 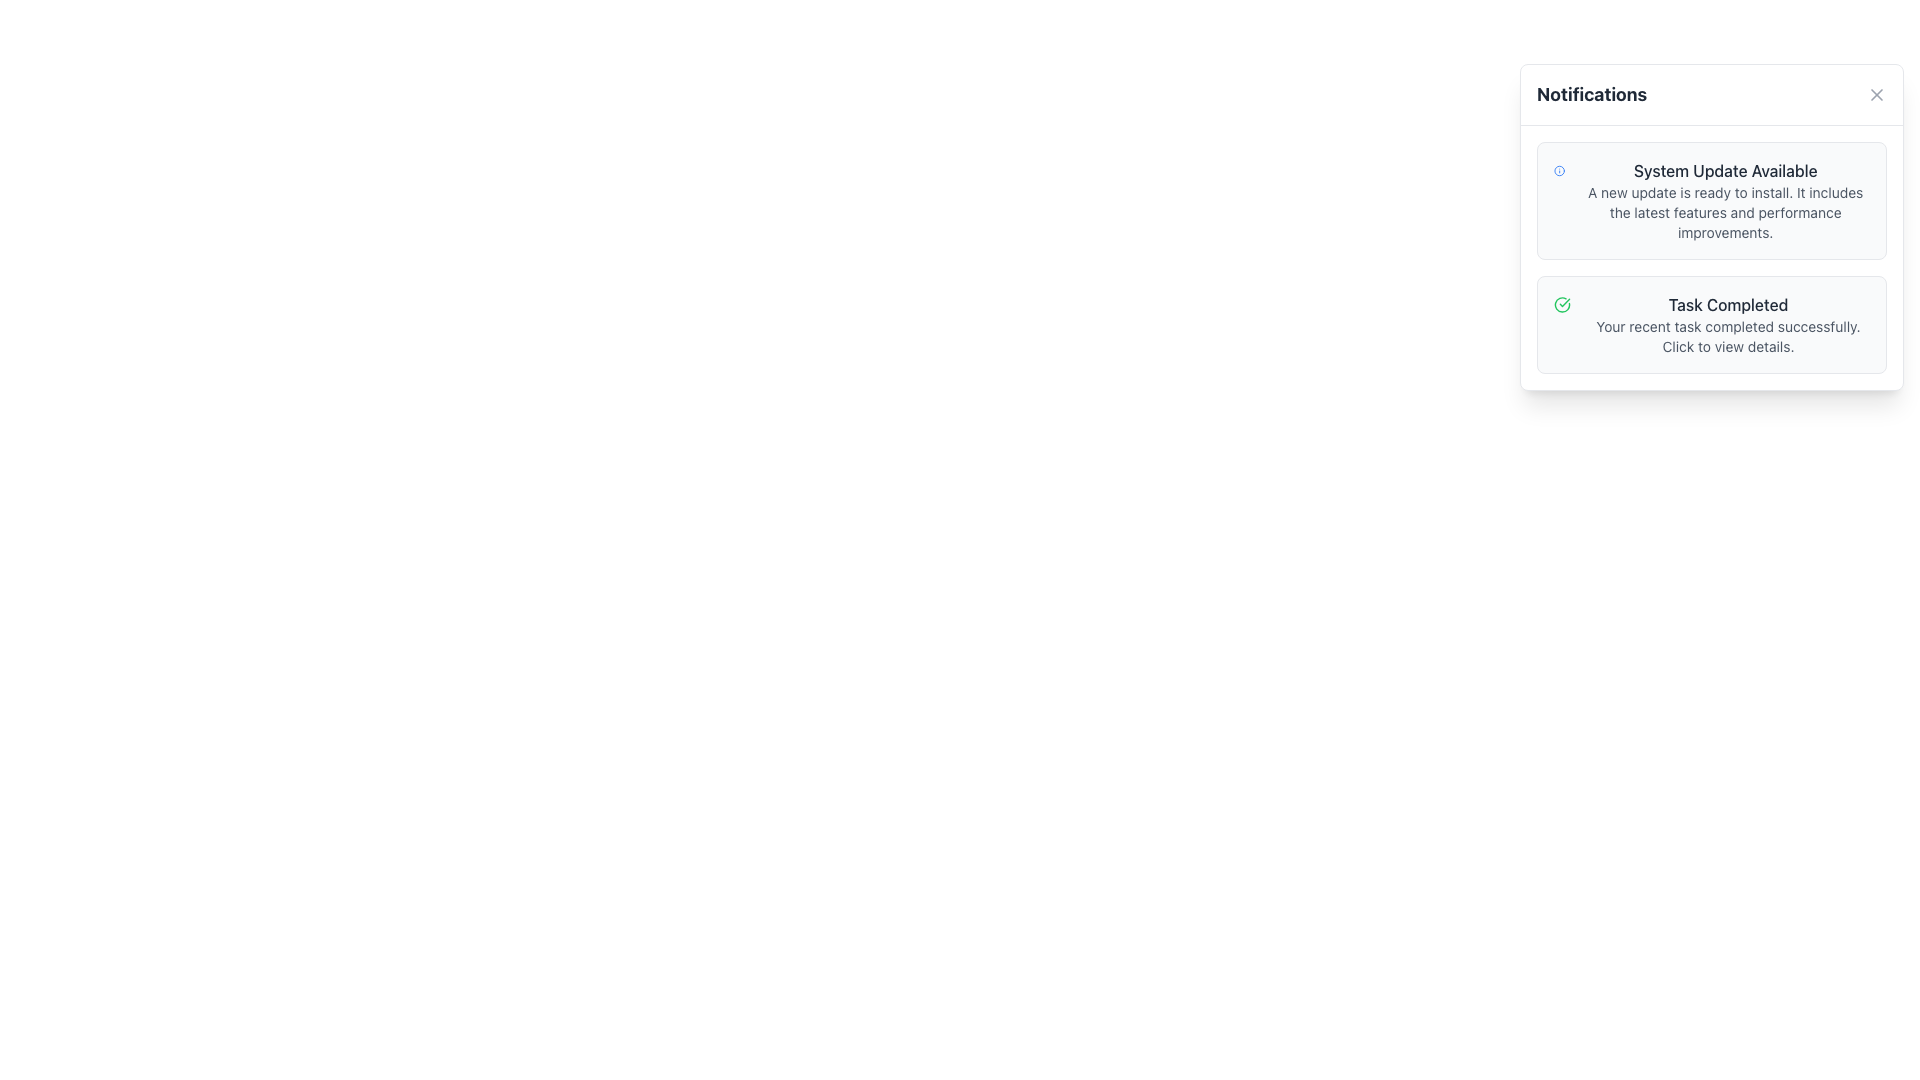 I want to click on the task completion icon located, so click(x=1561, y=304).